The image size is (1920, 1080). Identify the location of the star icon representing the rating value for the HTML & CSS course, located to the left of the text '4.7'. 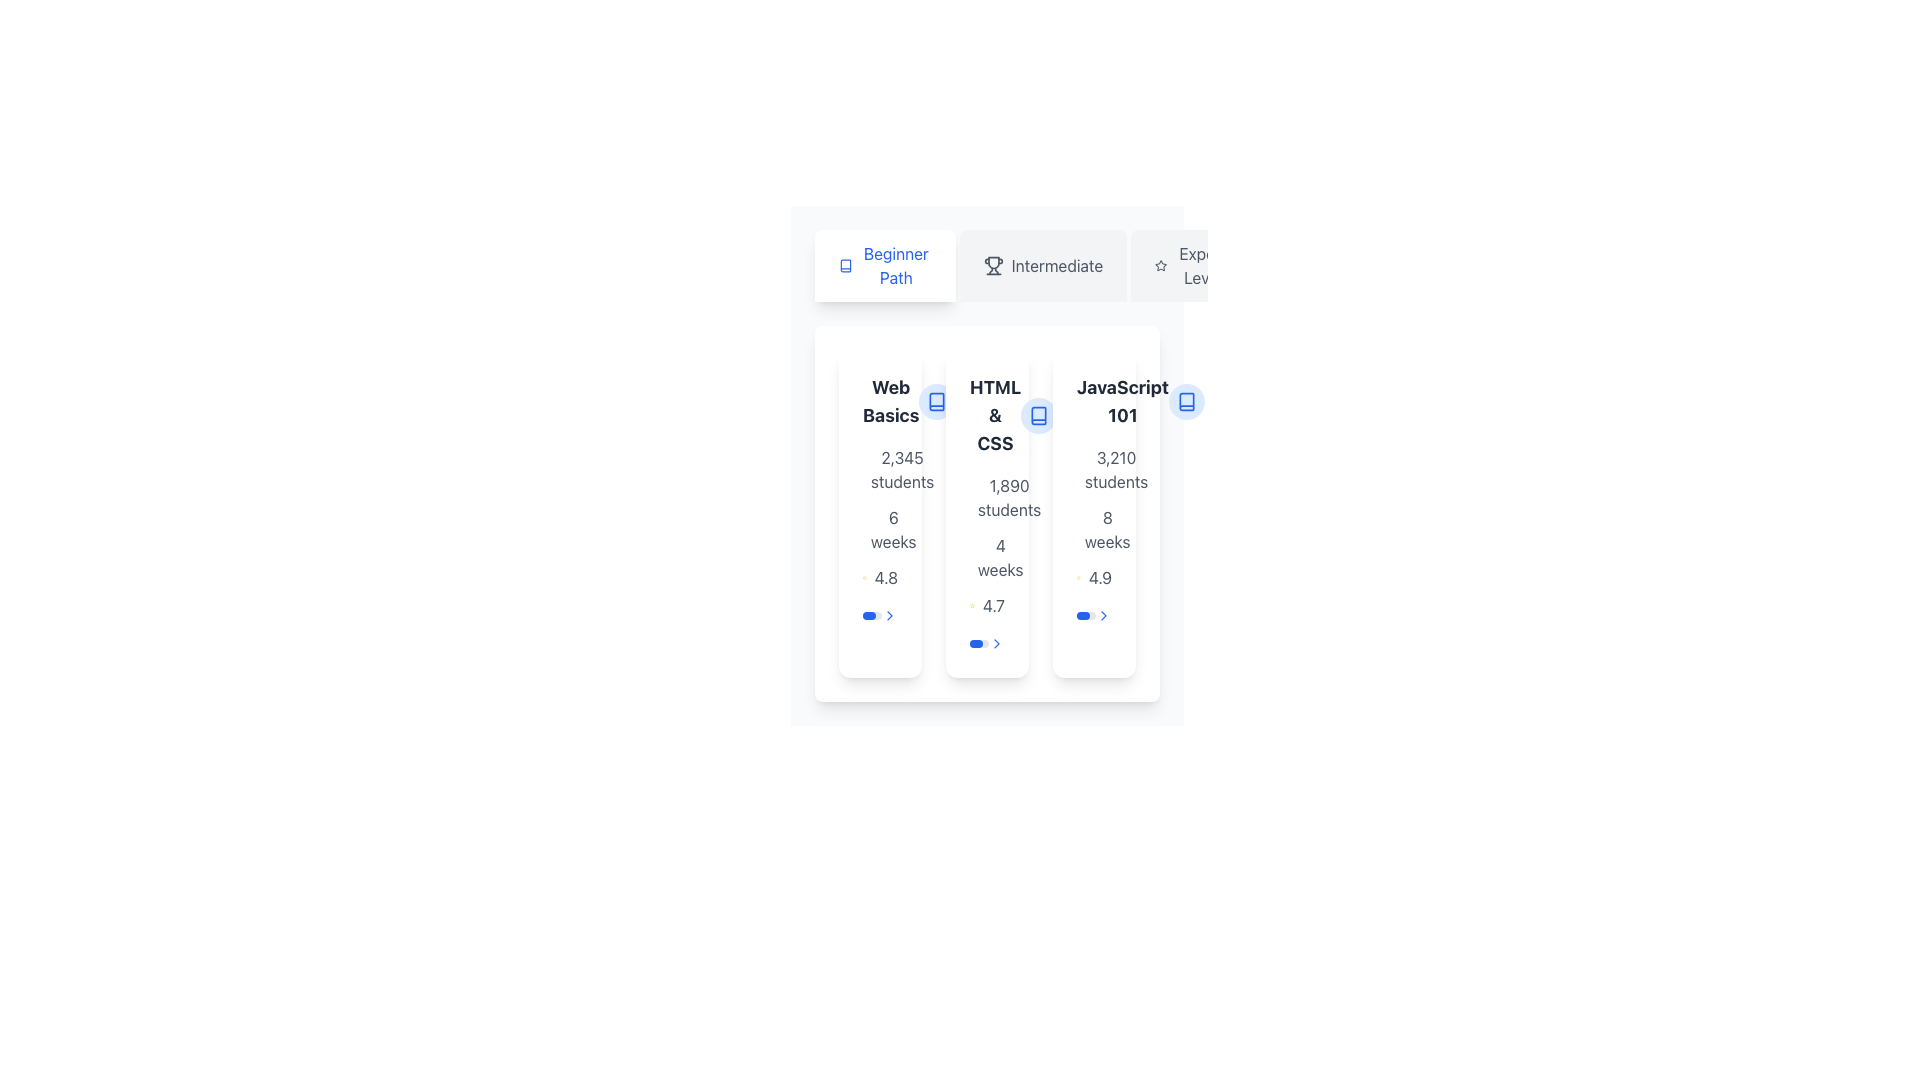
(972, 604).